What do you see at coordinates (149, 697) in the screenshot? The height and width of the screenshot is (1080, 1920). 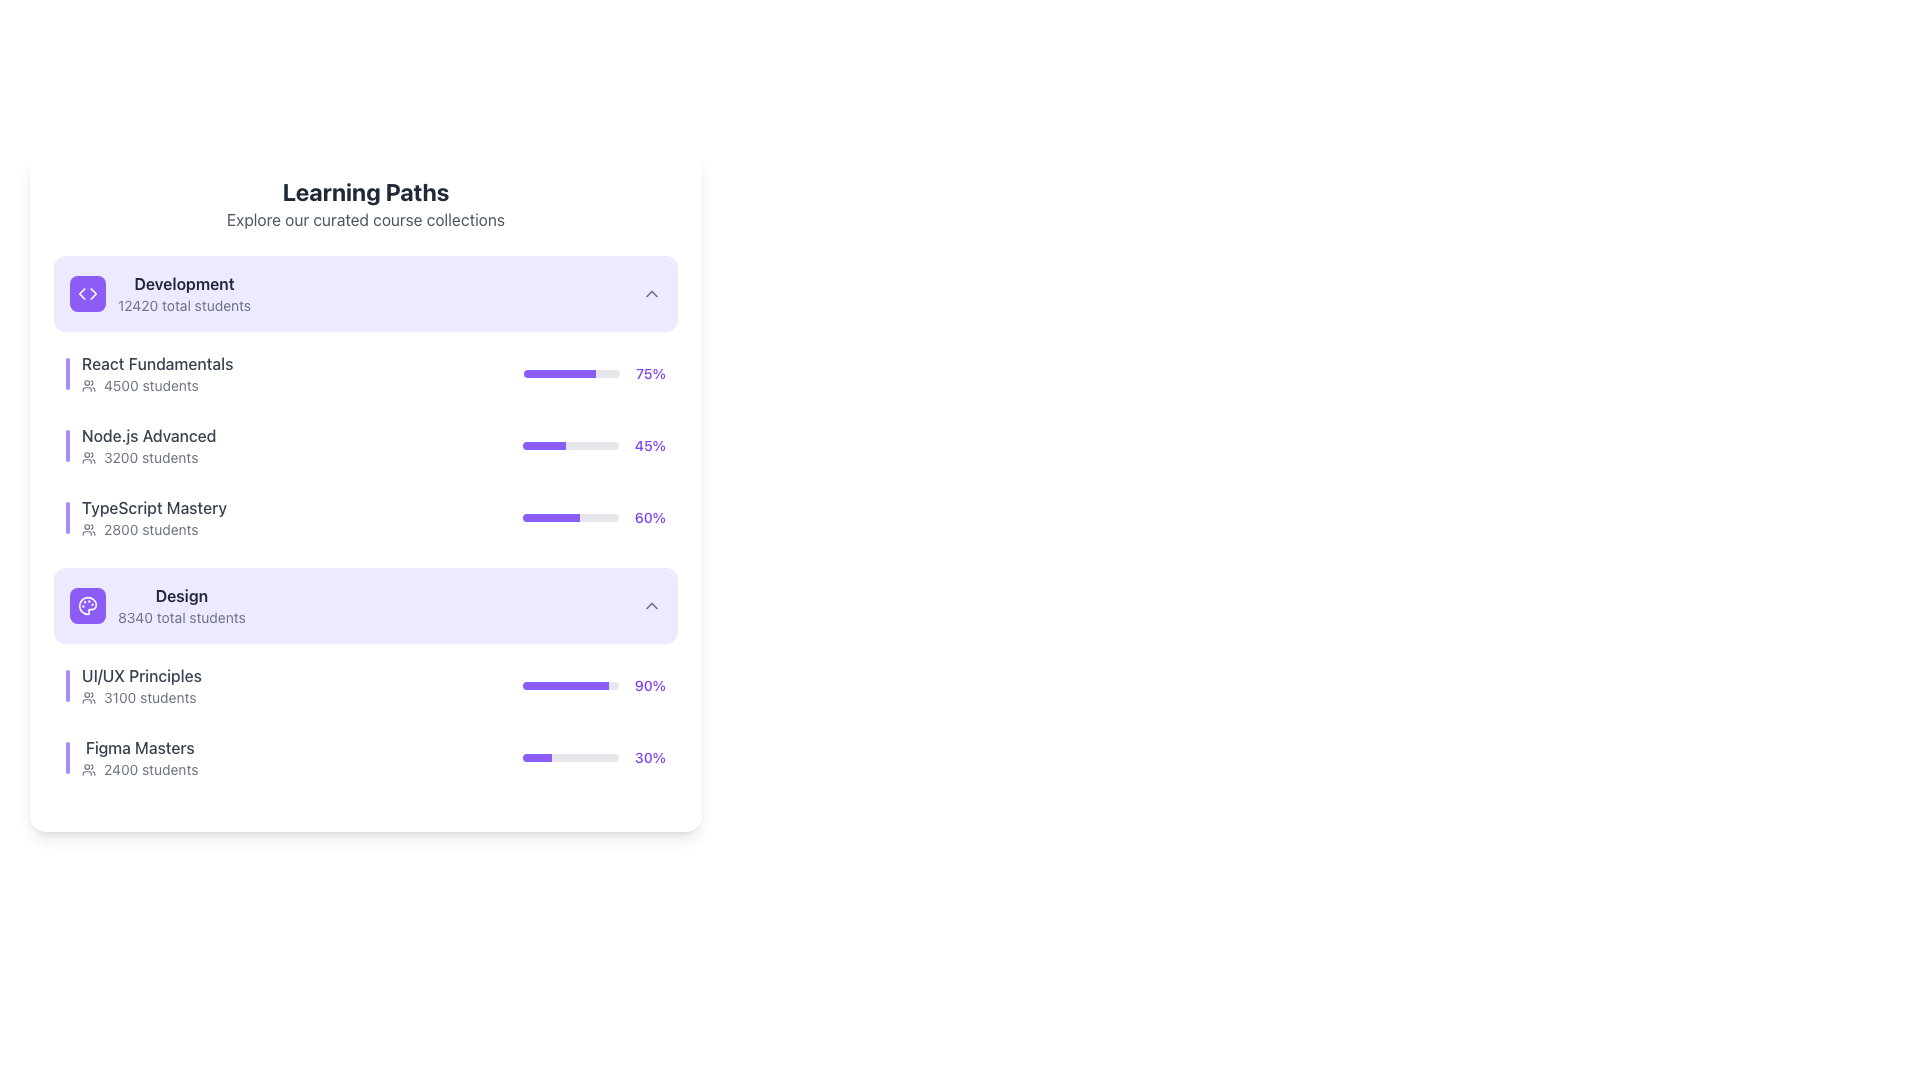 I see `the informational text element displaying the number of enrolled users for the 'UI/UX Principles' course, located beneath the heading in the 'Design' section` at bounding box center [149, 697].